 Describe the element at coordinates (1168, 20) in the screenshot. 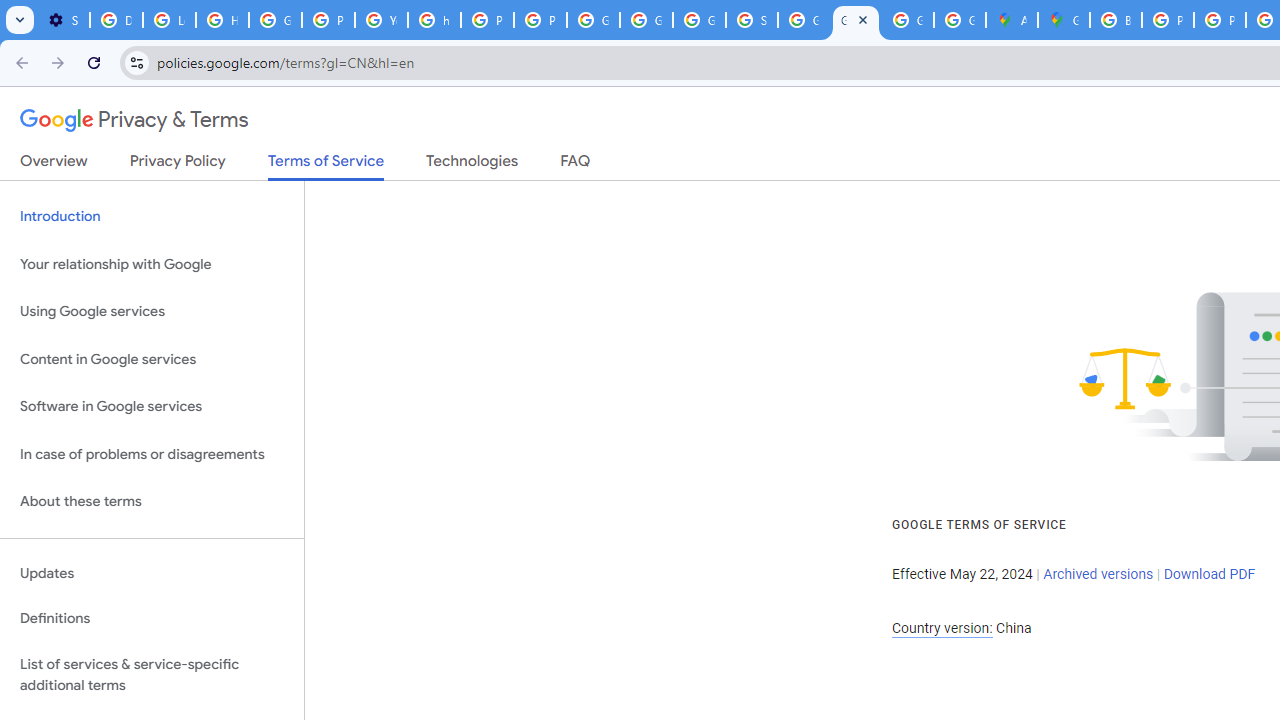

I see `'Privacy Help Center - Policies Help'` at that location.